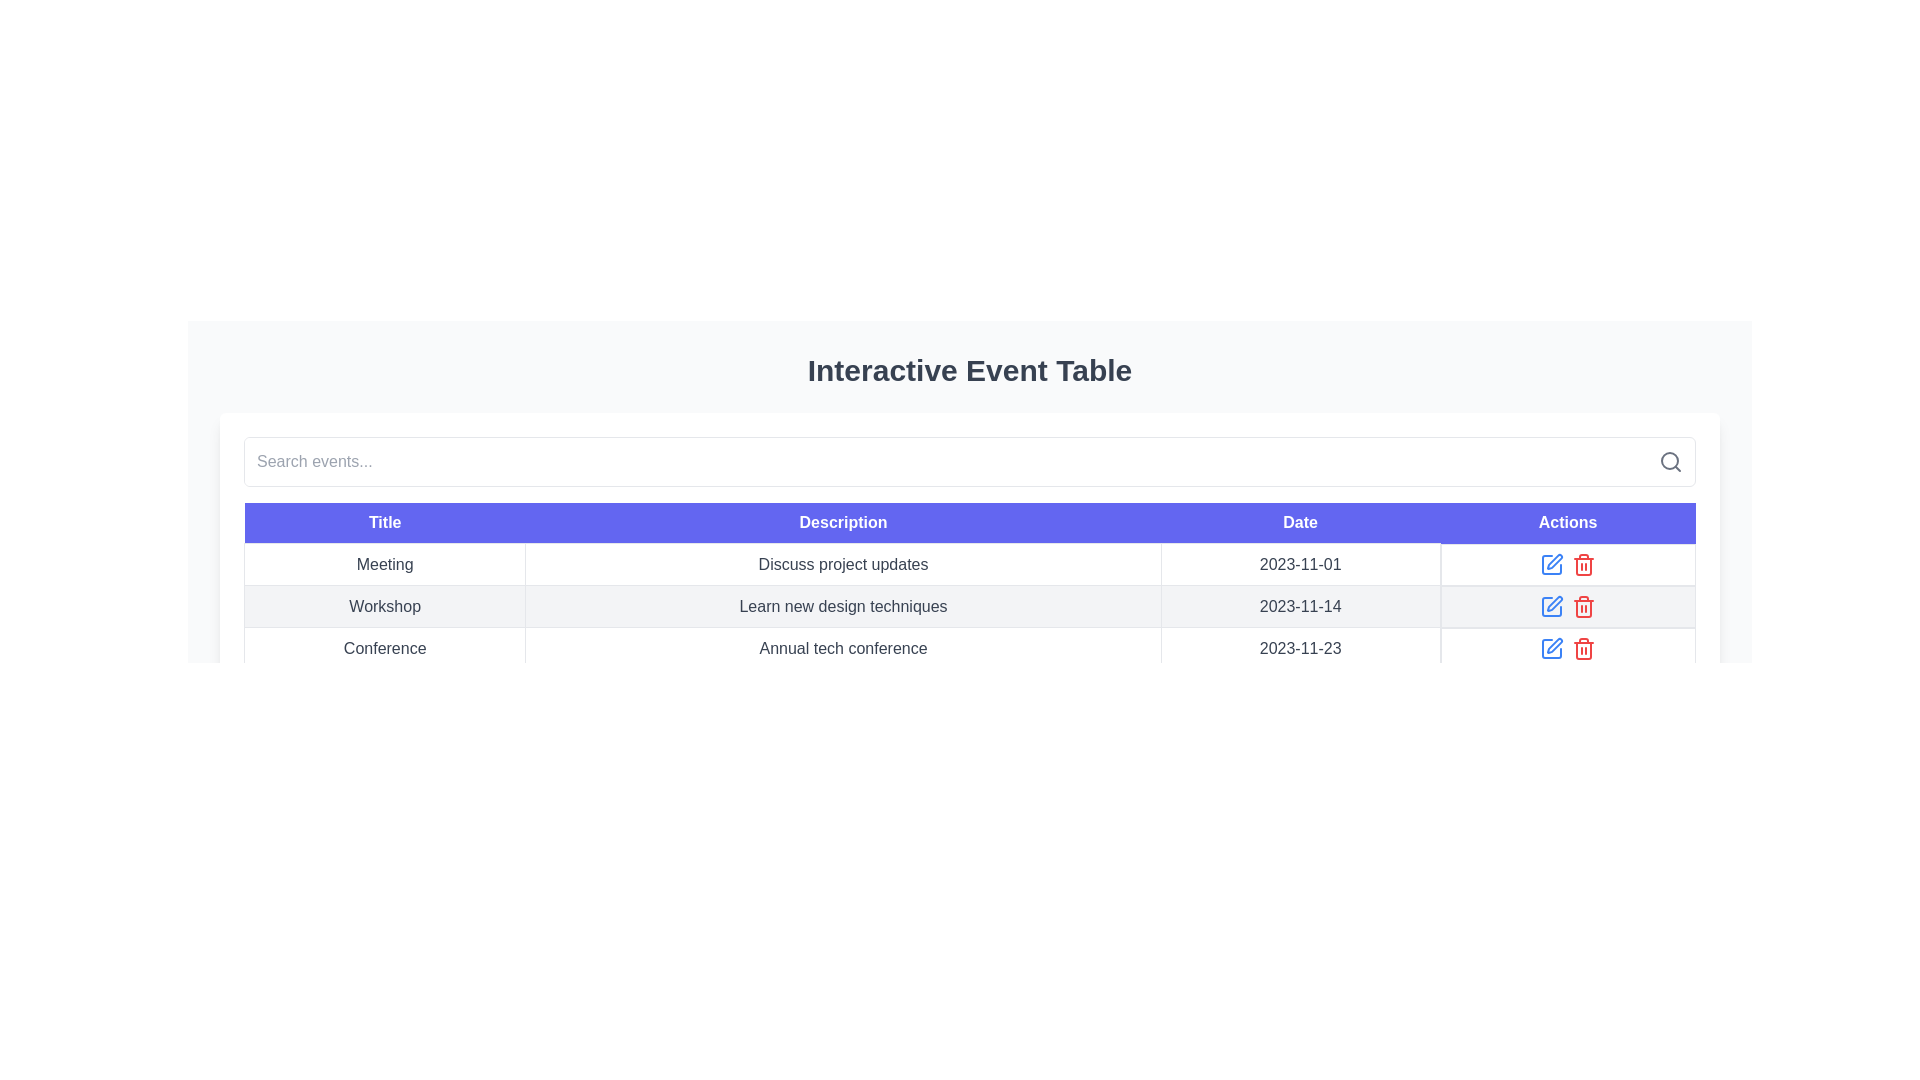 Image resolution: width=1920 pixels, height=1080 pixels. What do you see at coordinates (1567, 522) in the screenshot?
I see `the 'Actions' column header text label, which is the last header in a row of table headers, located to the right of the 'Date' header` at bounding box center [1567, 522].